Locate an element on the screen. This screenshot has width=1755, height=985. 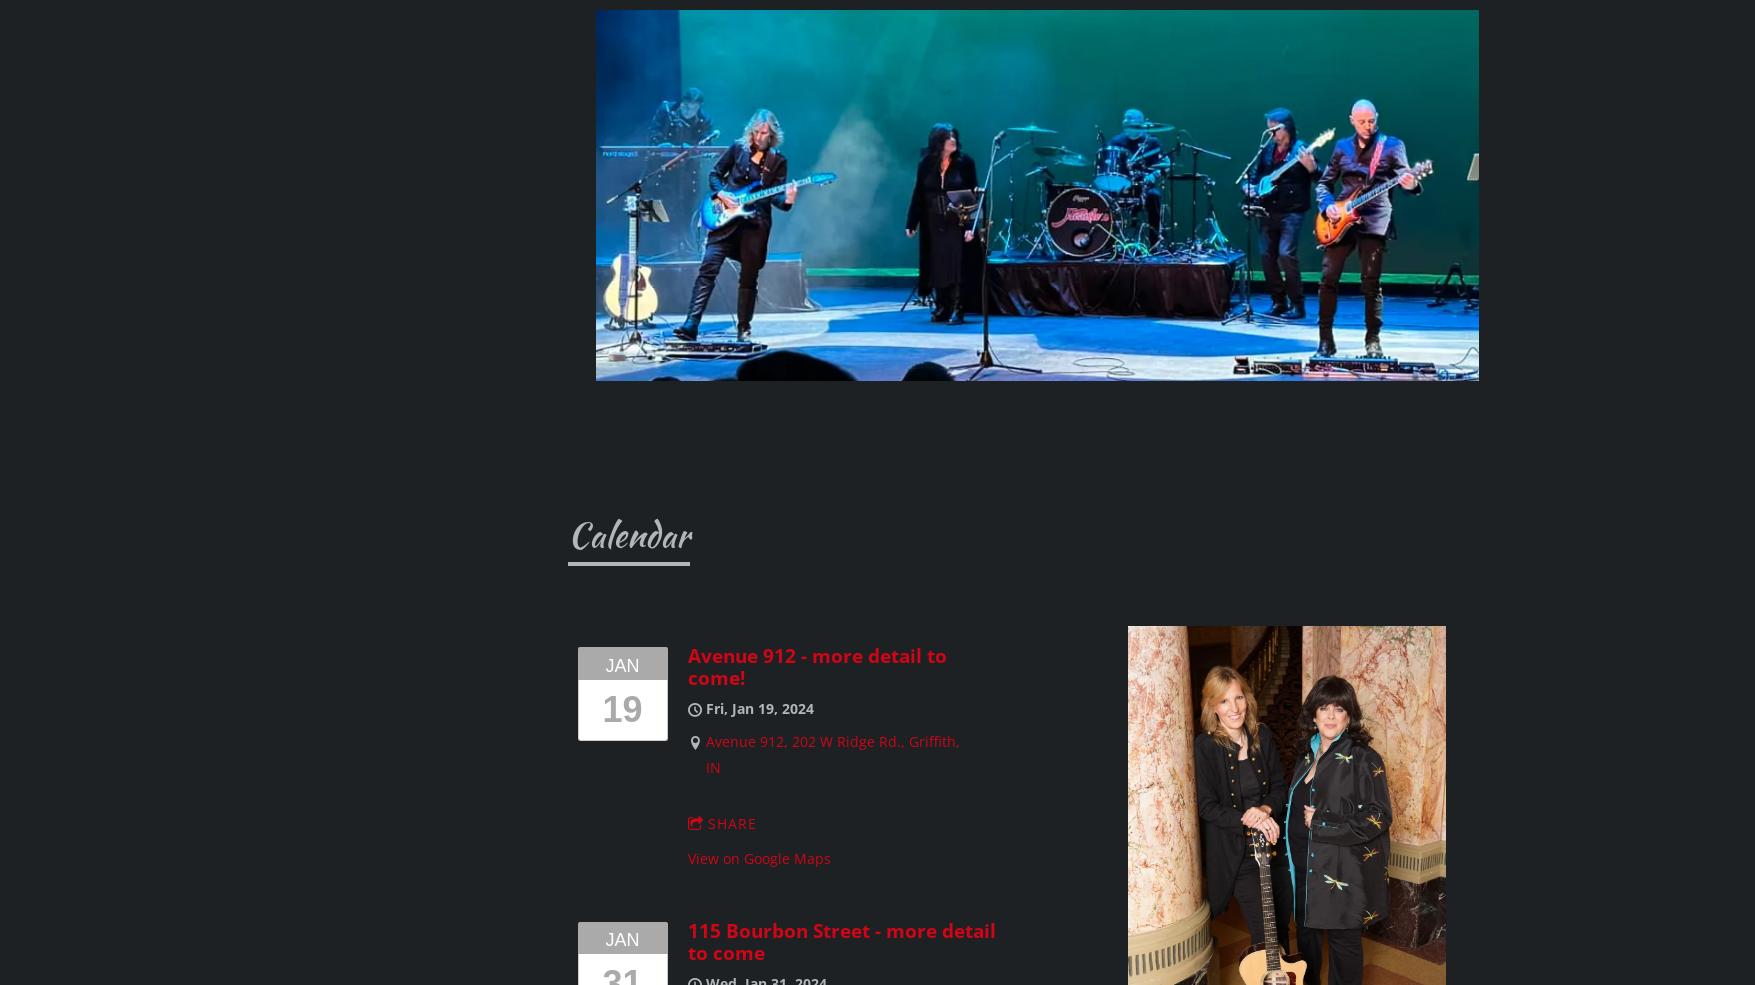
'Music in the Plaza, Tinley Park, IL' is located at coordinates (742, 98).